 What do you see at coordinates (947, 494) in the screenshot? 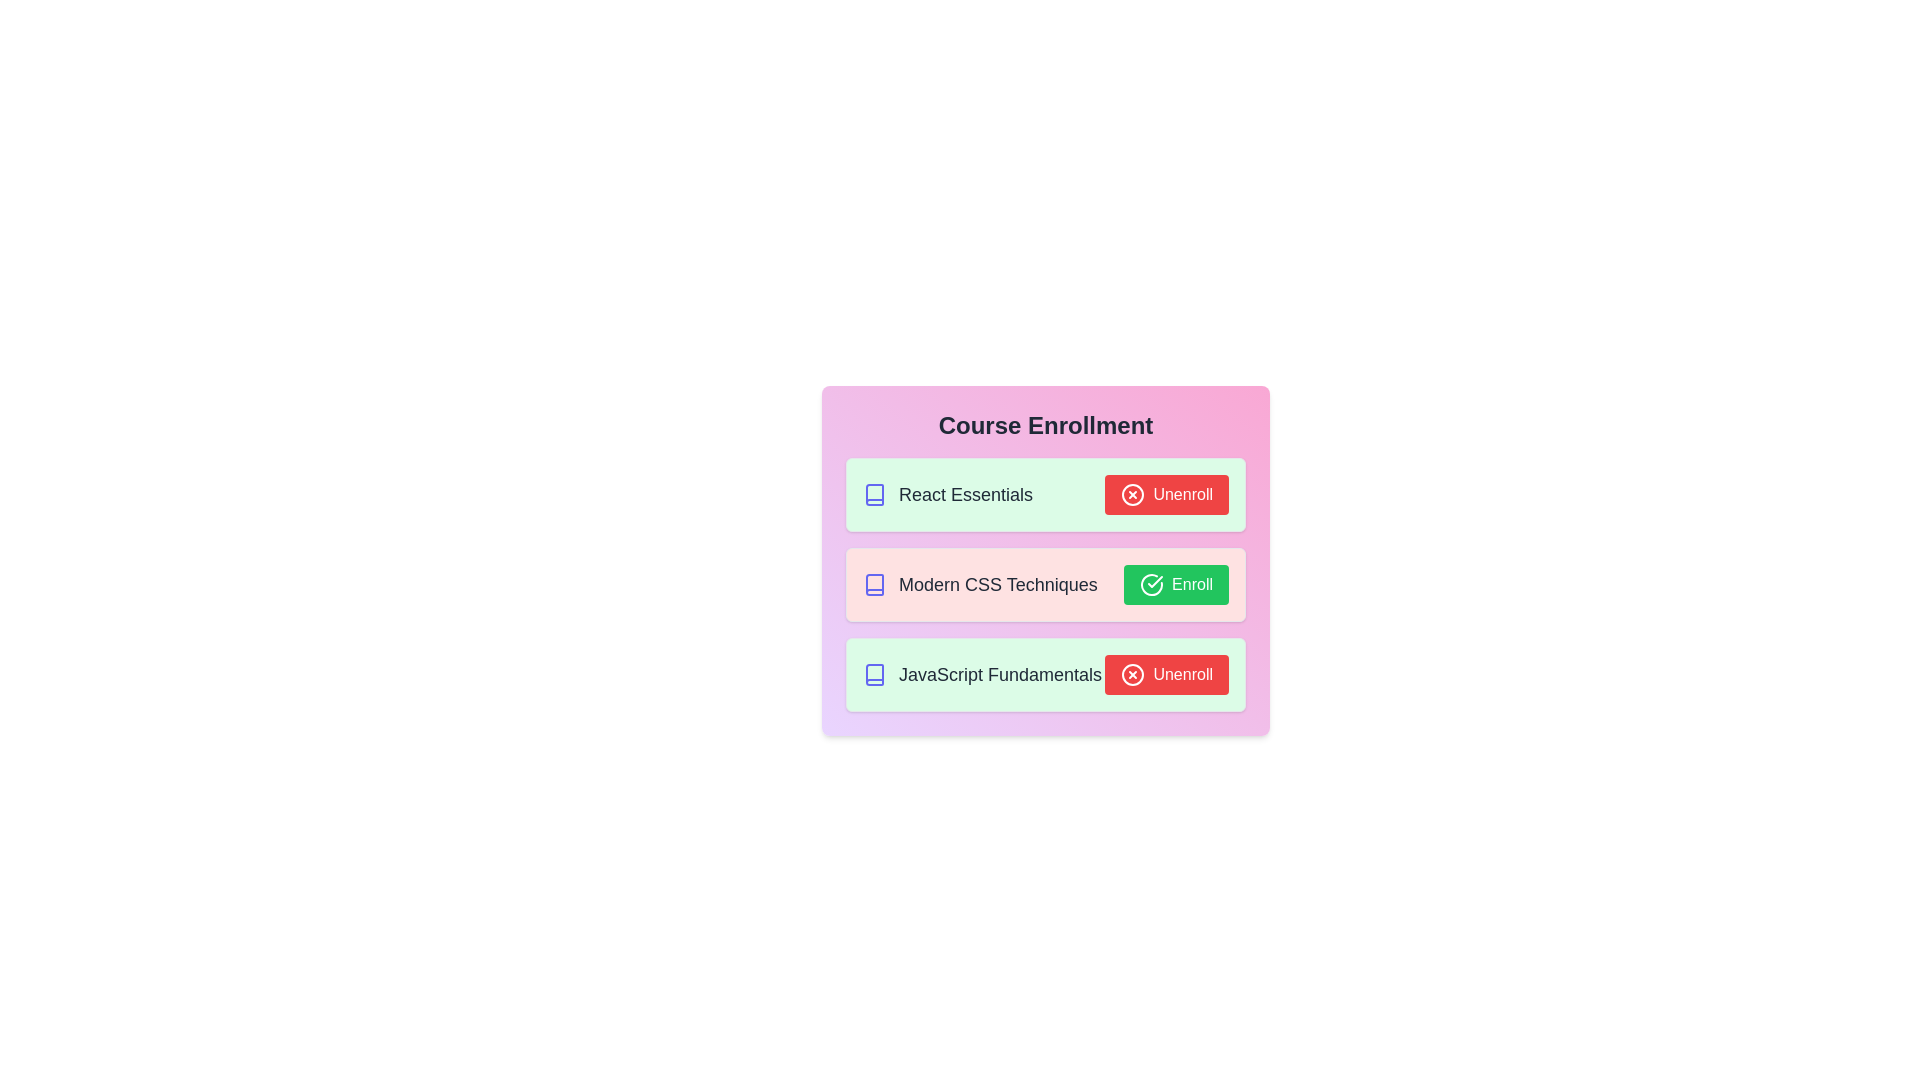
I see `the course title React Essentials to select it` at bounding box center [947, 494].